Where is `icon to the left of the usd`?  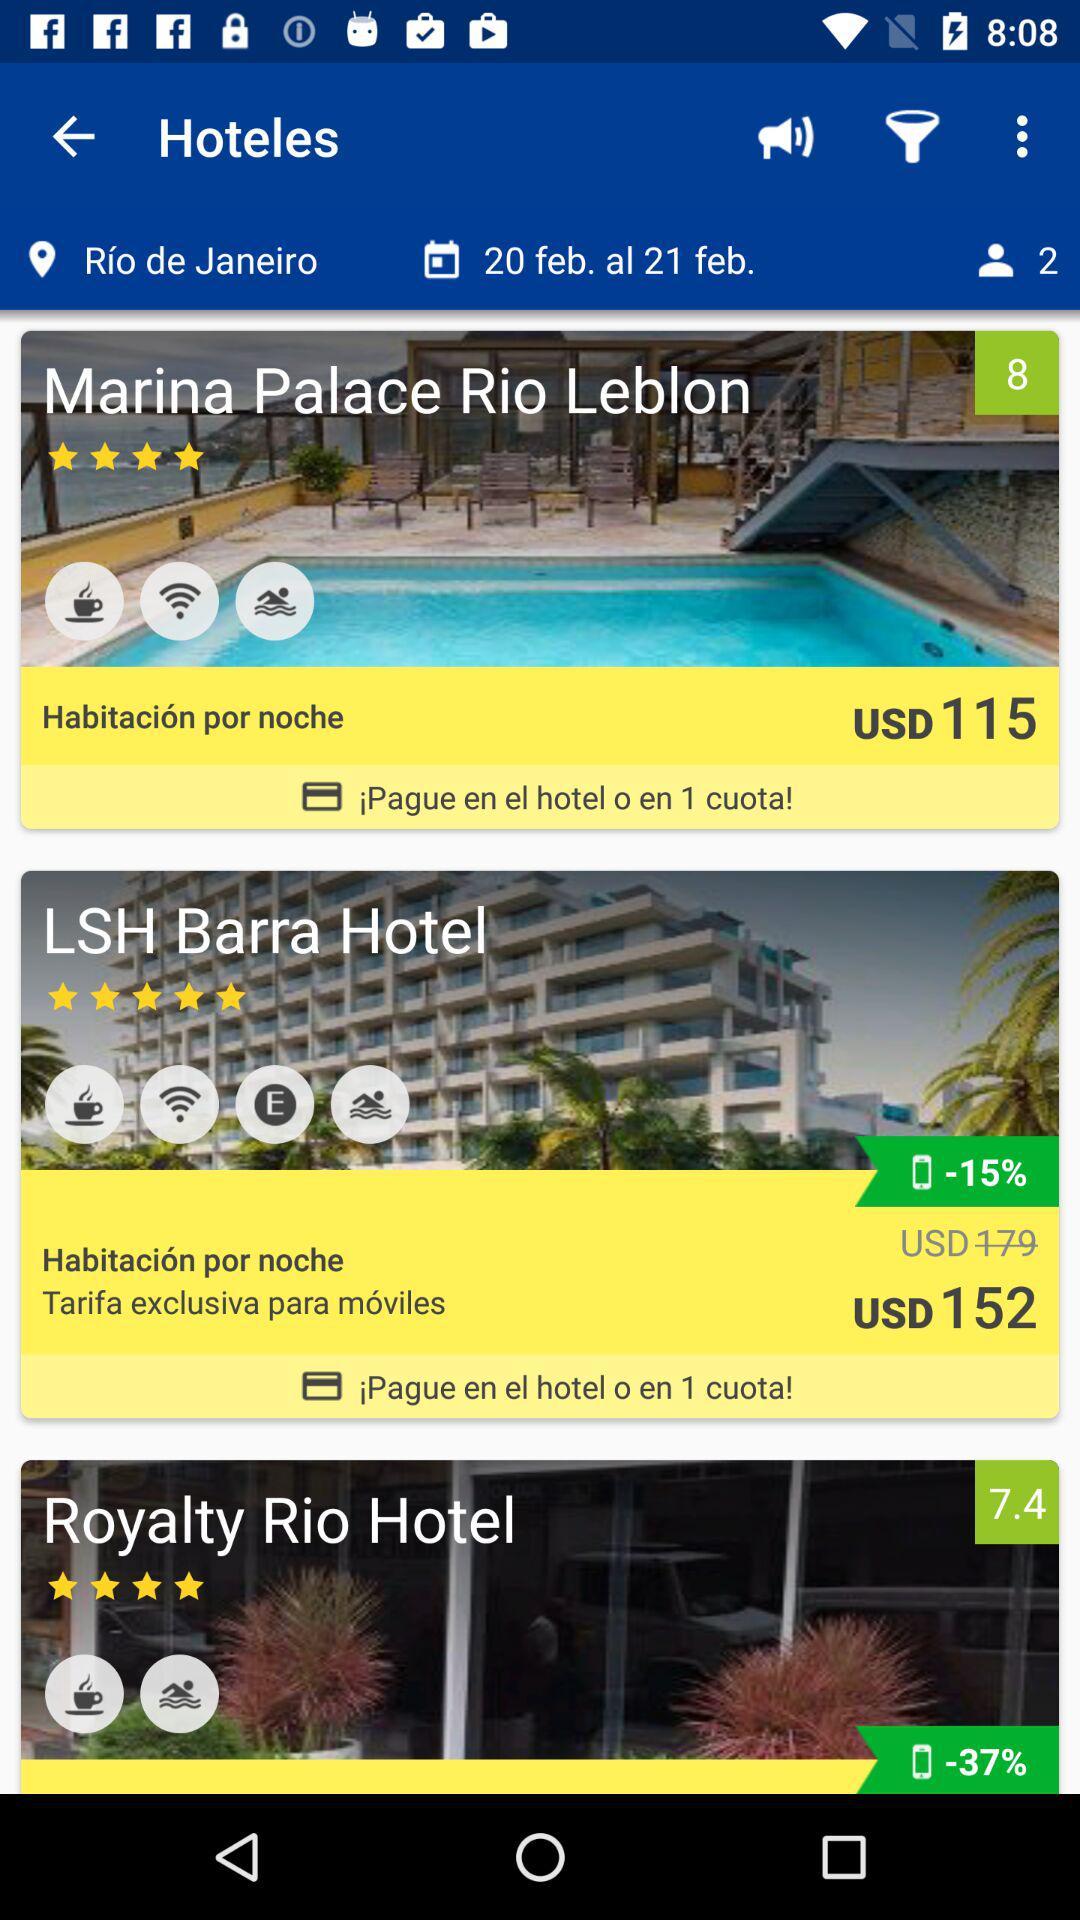
icon to the left of the usd is located at coordinates (243, 1301).